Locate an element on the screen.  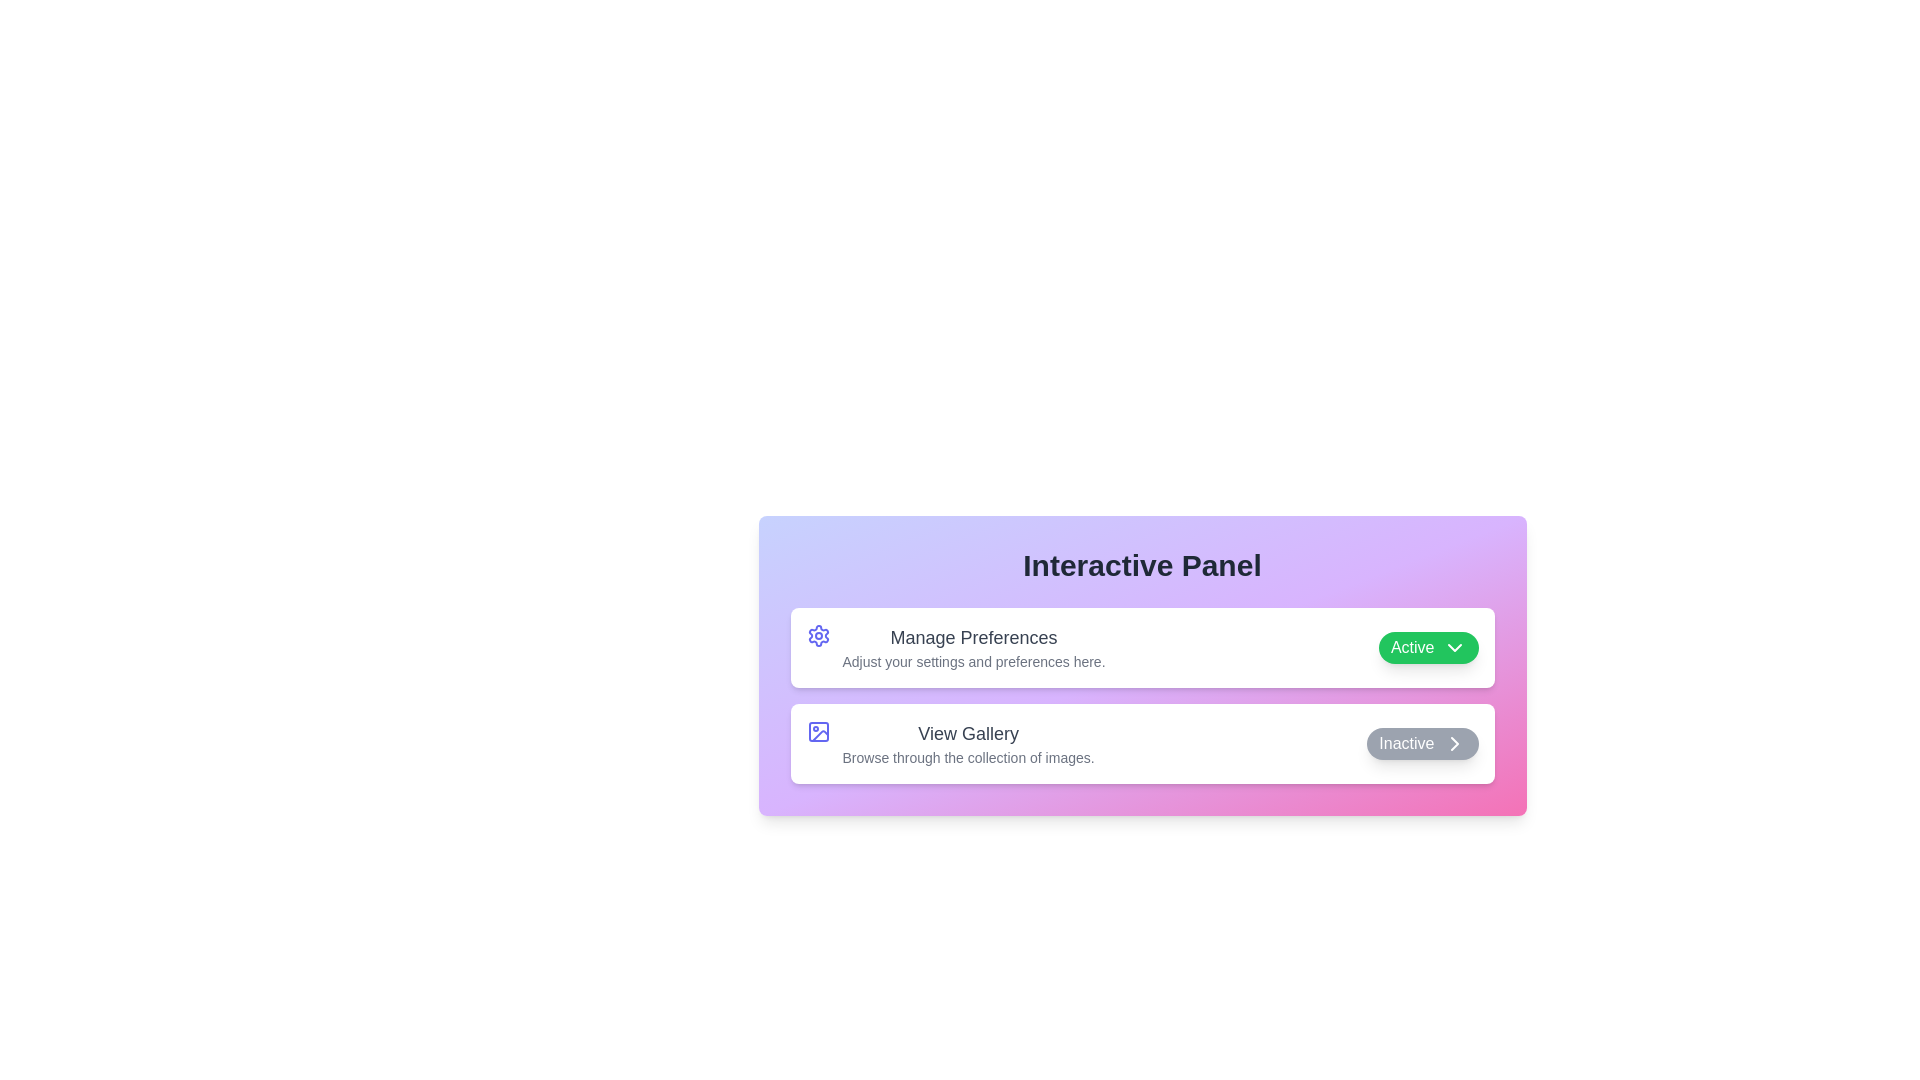
the icon for View Gallery to display its tooltip or description is located at coordinates (818, 732).